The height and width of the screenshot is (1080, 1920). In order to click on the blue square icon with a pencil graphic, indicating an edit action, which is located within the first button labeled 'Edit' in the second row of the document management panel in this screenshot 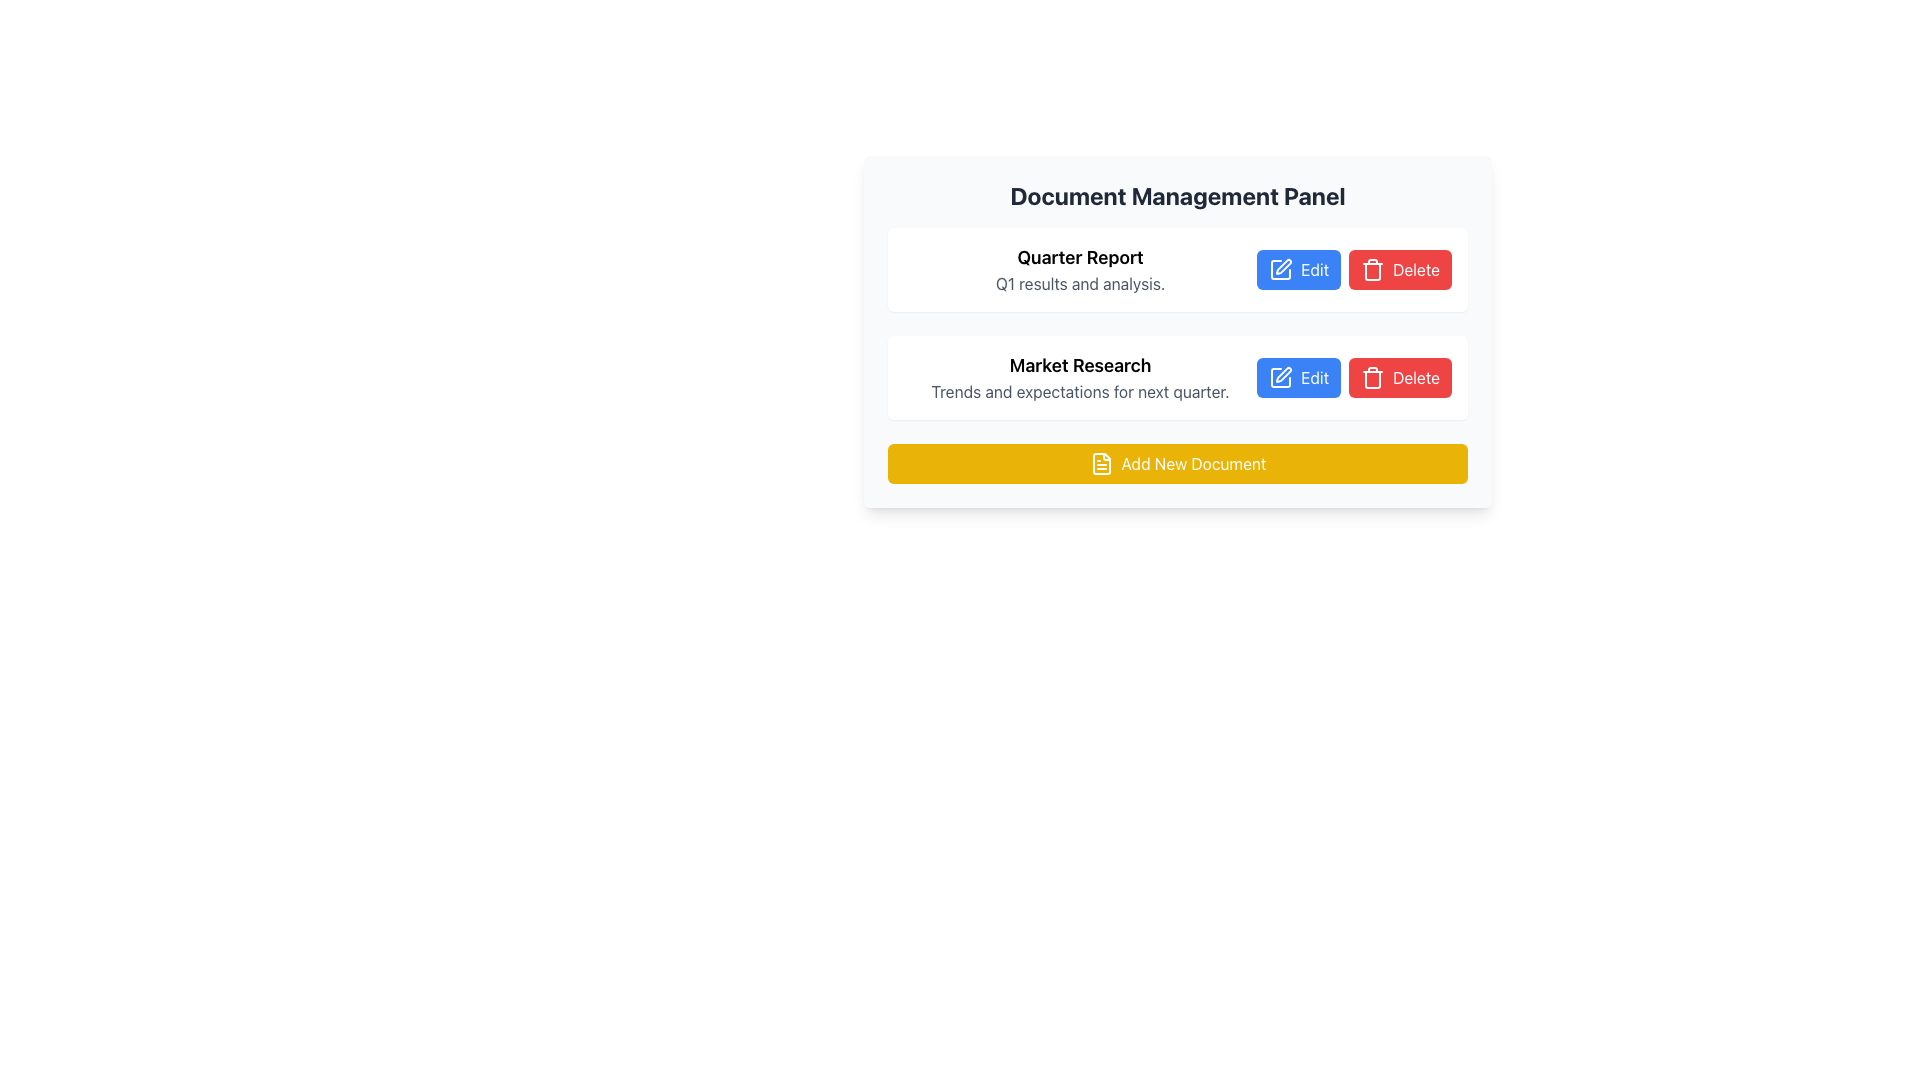, I will do `click(1281, 378)`.